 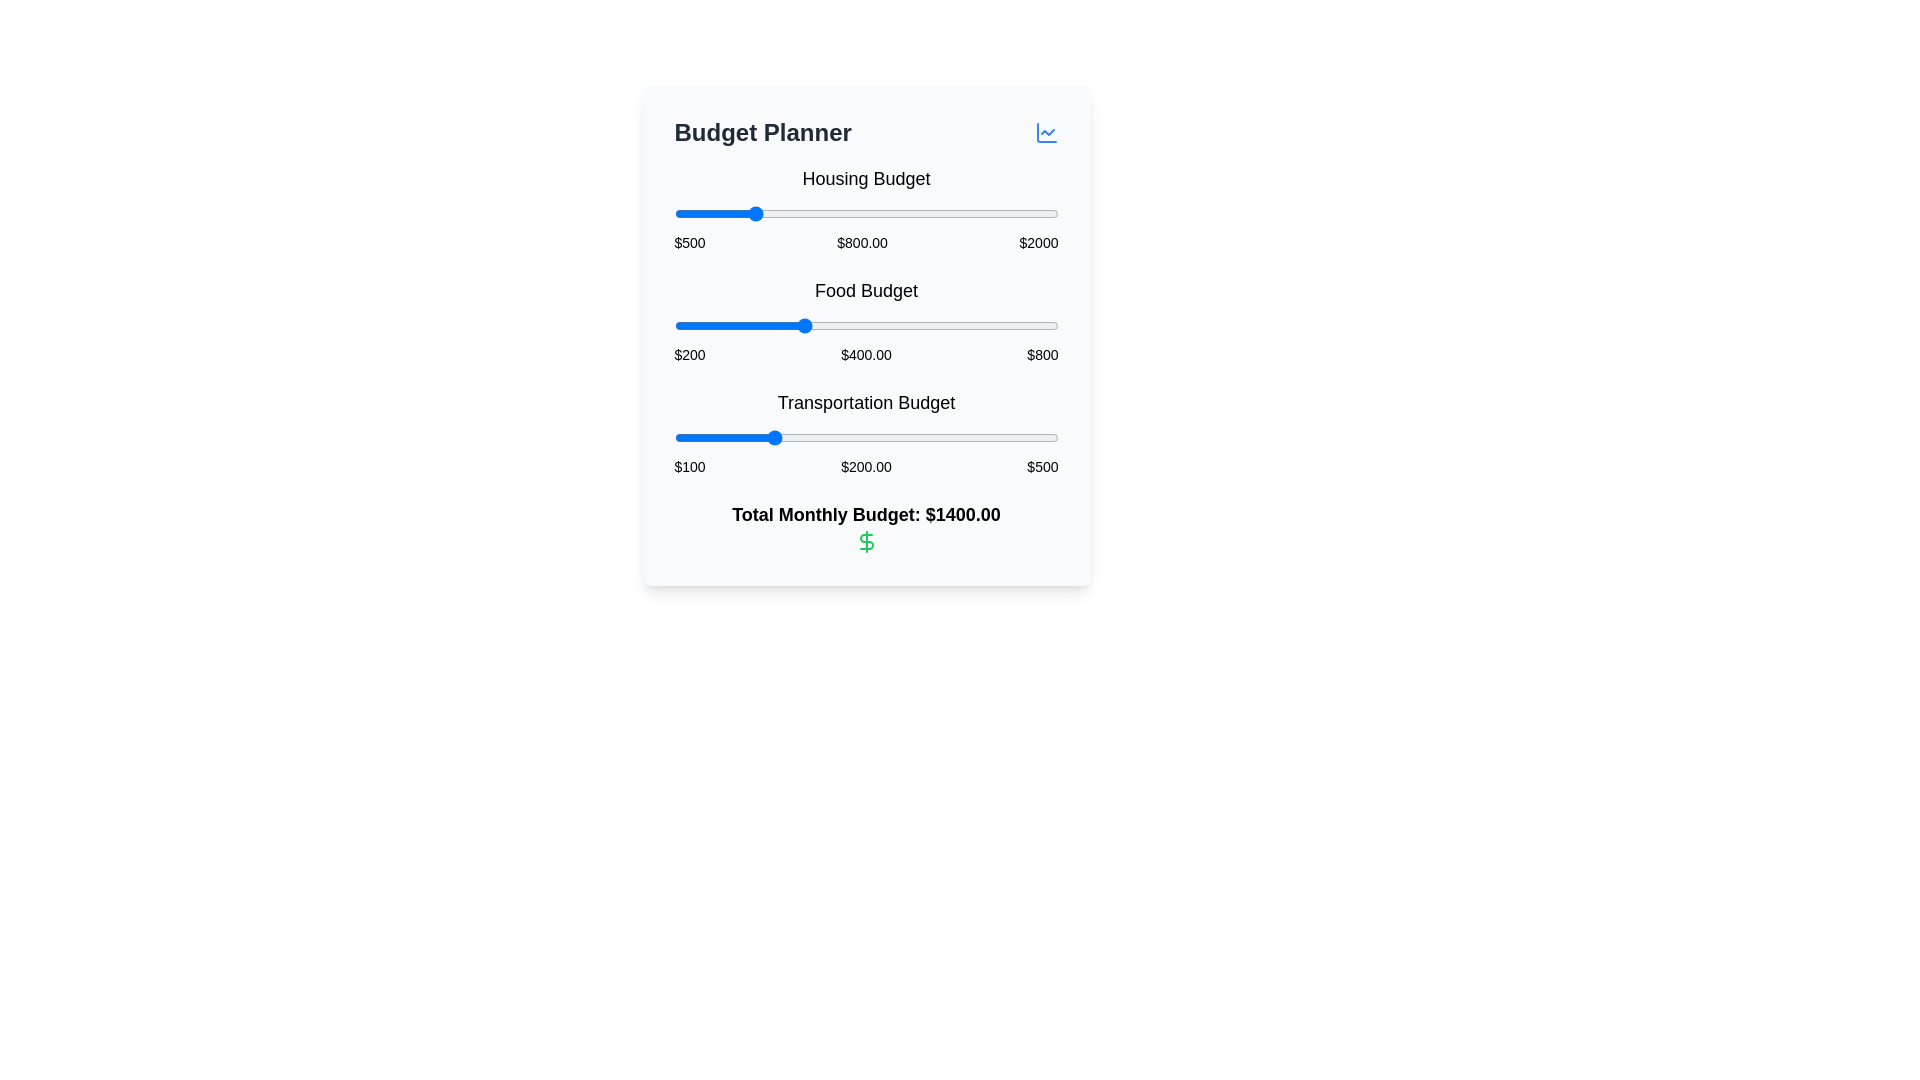 What do you see at coordinates (864, 325) in the screenshot?
I see `the Food Budget slider` at bounding box center [864, 325].